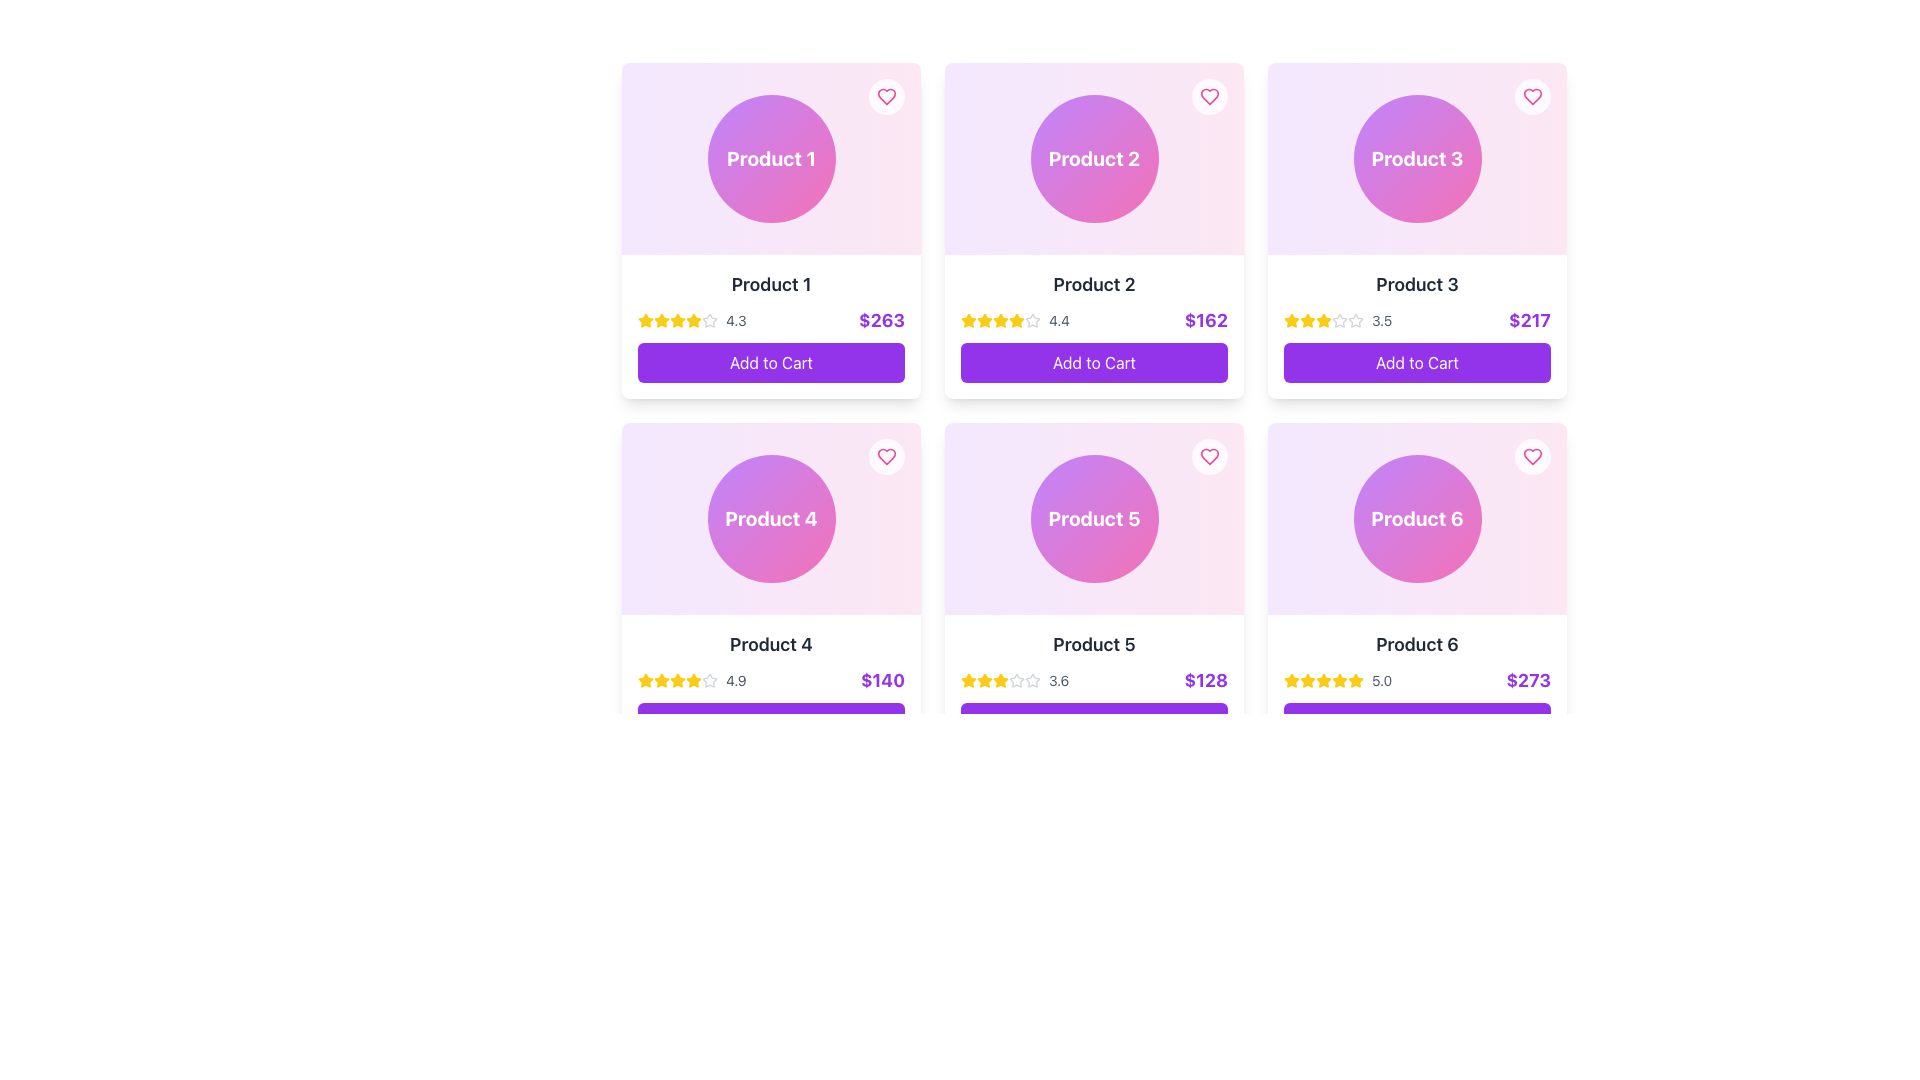  Describe the element at coordinates (1308, 680) in the screenshot. I see `the third filled star icon used for ratings located below 'Product 6' and its rating '5.0'` at that location.